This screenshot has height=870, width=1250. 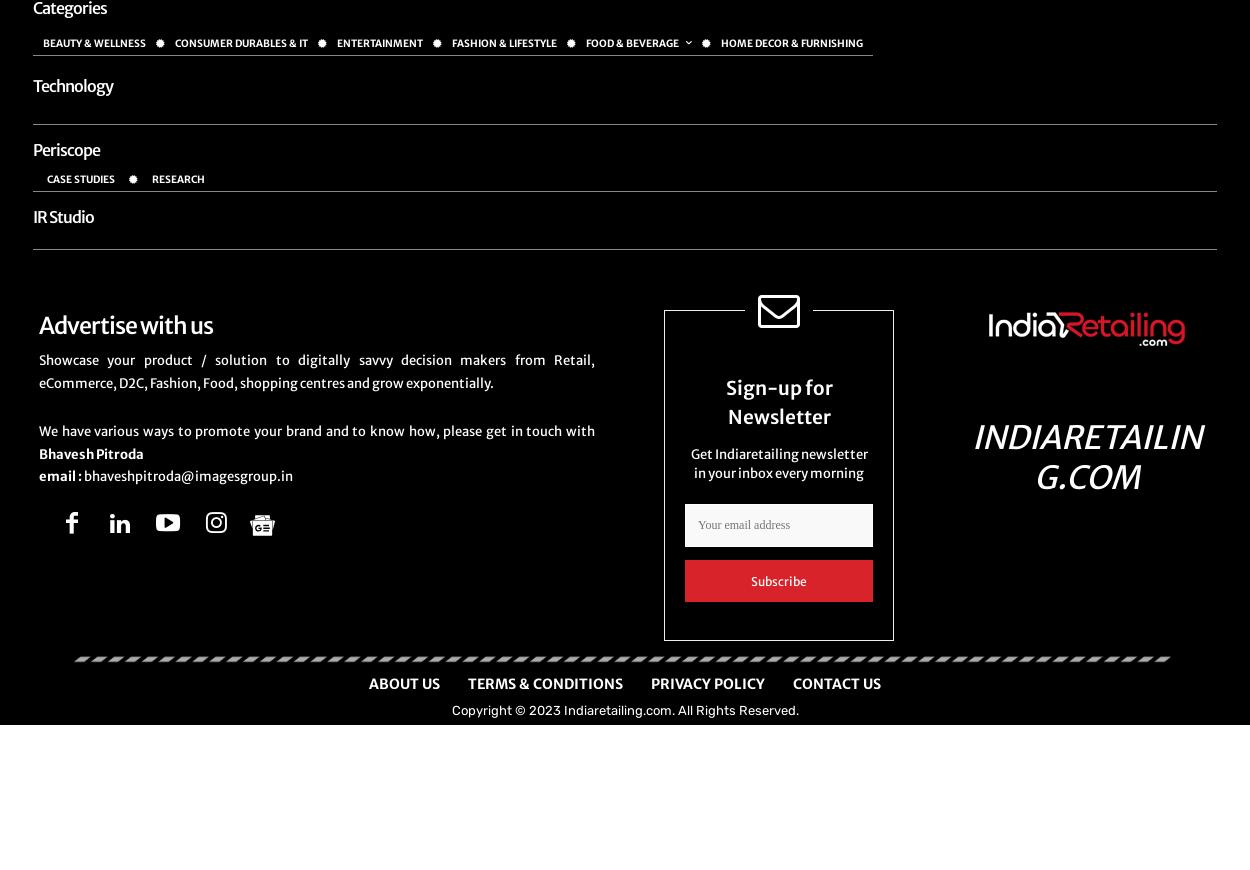 I want to click on 'Terms & Conditions', so click(x=545, y=683).